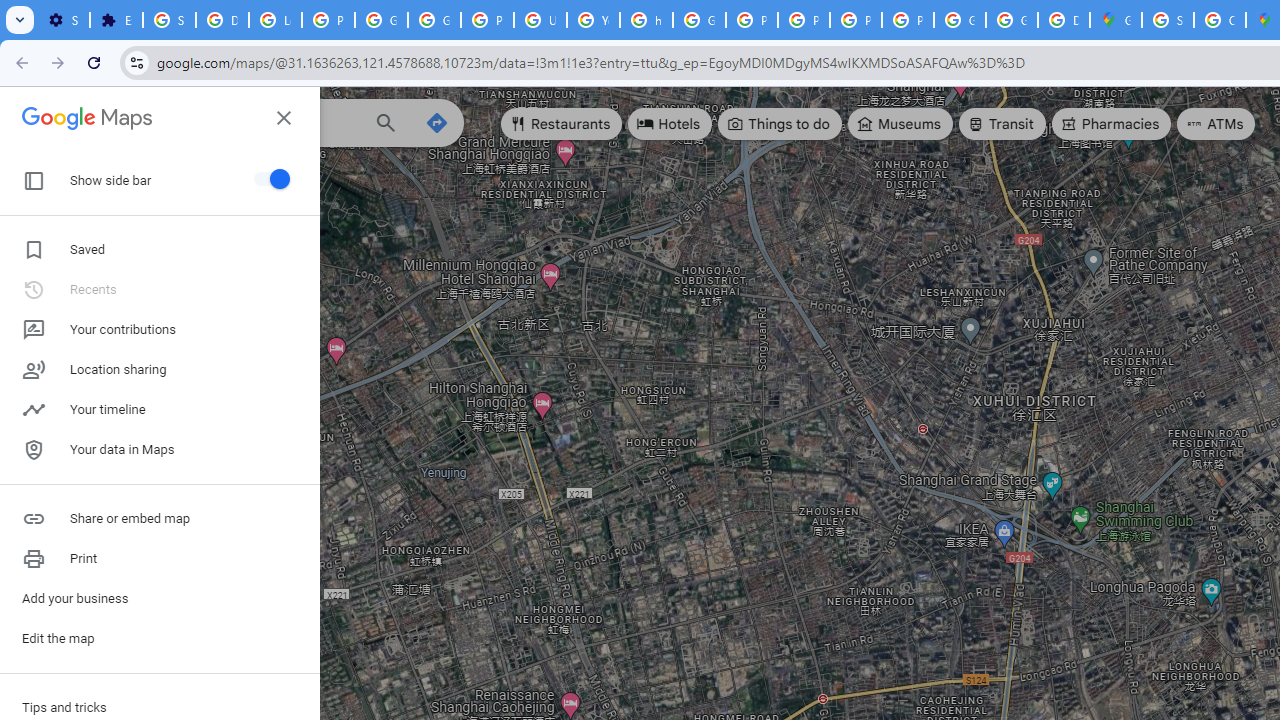 The width and height of the screenshot is (1280, 720). Describe the element at coordinates (160, 249) in the screenshot. I see `'Saved'` at that location.